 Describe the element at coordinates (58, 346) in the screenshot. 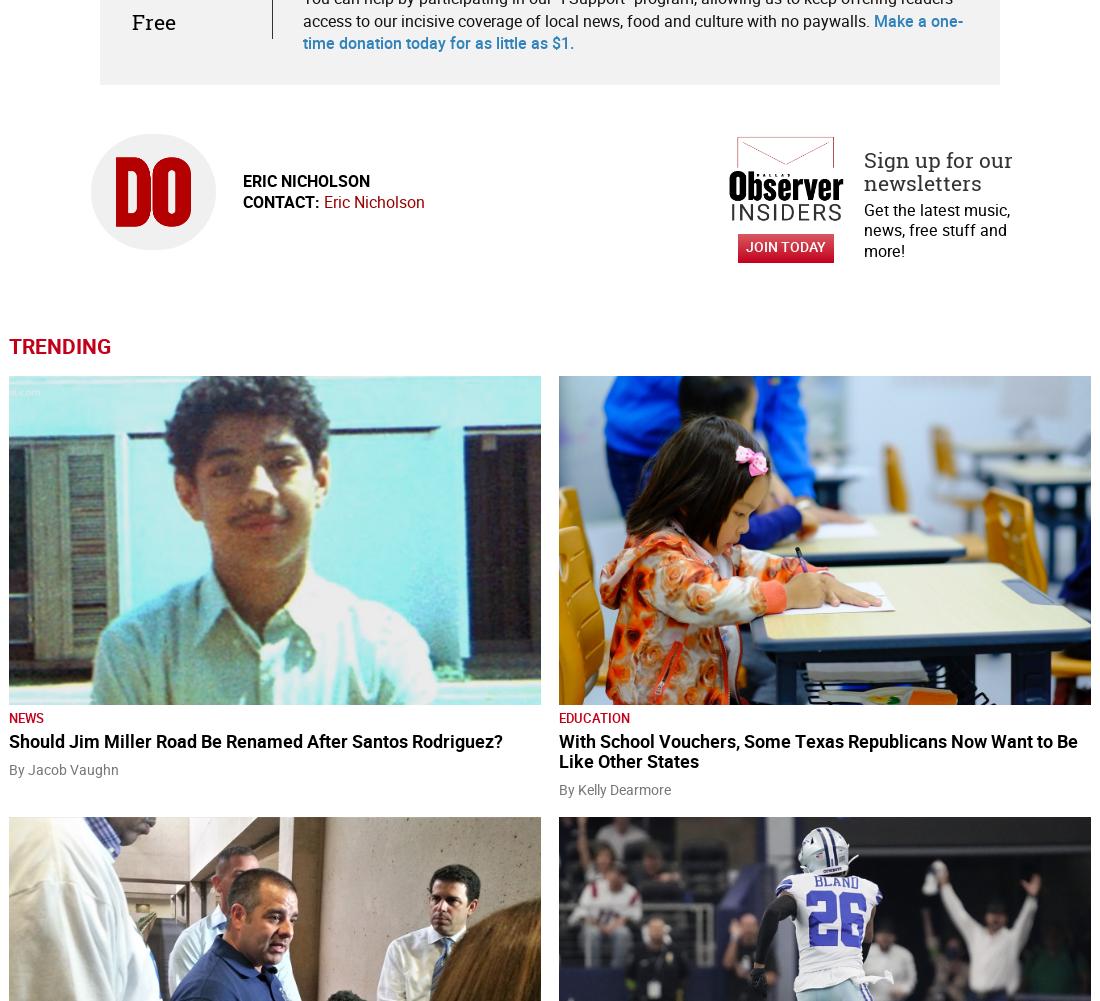

I see `'Trending'` at that location.